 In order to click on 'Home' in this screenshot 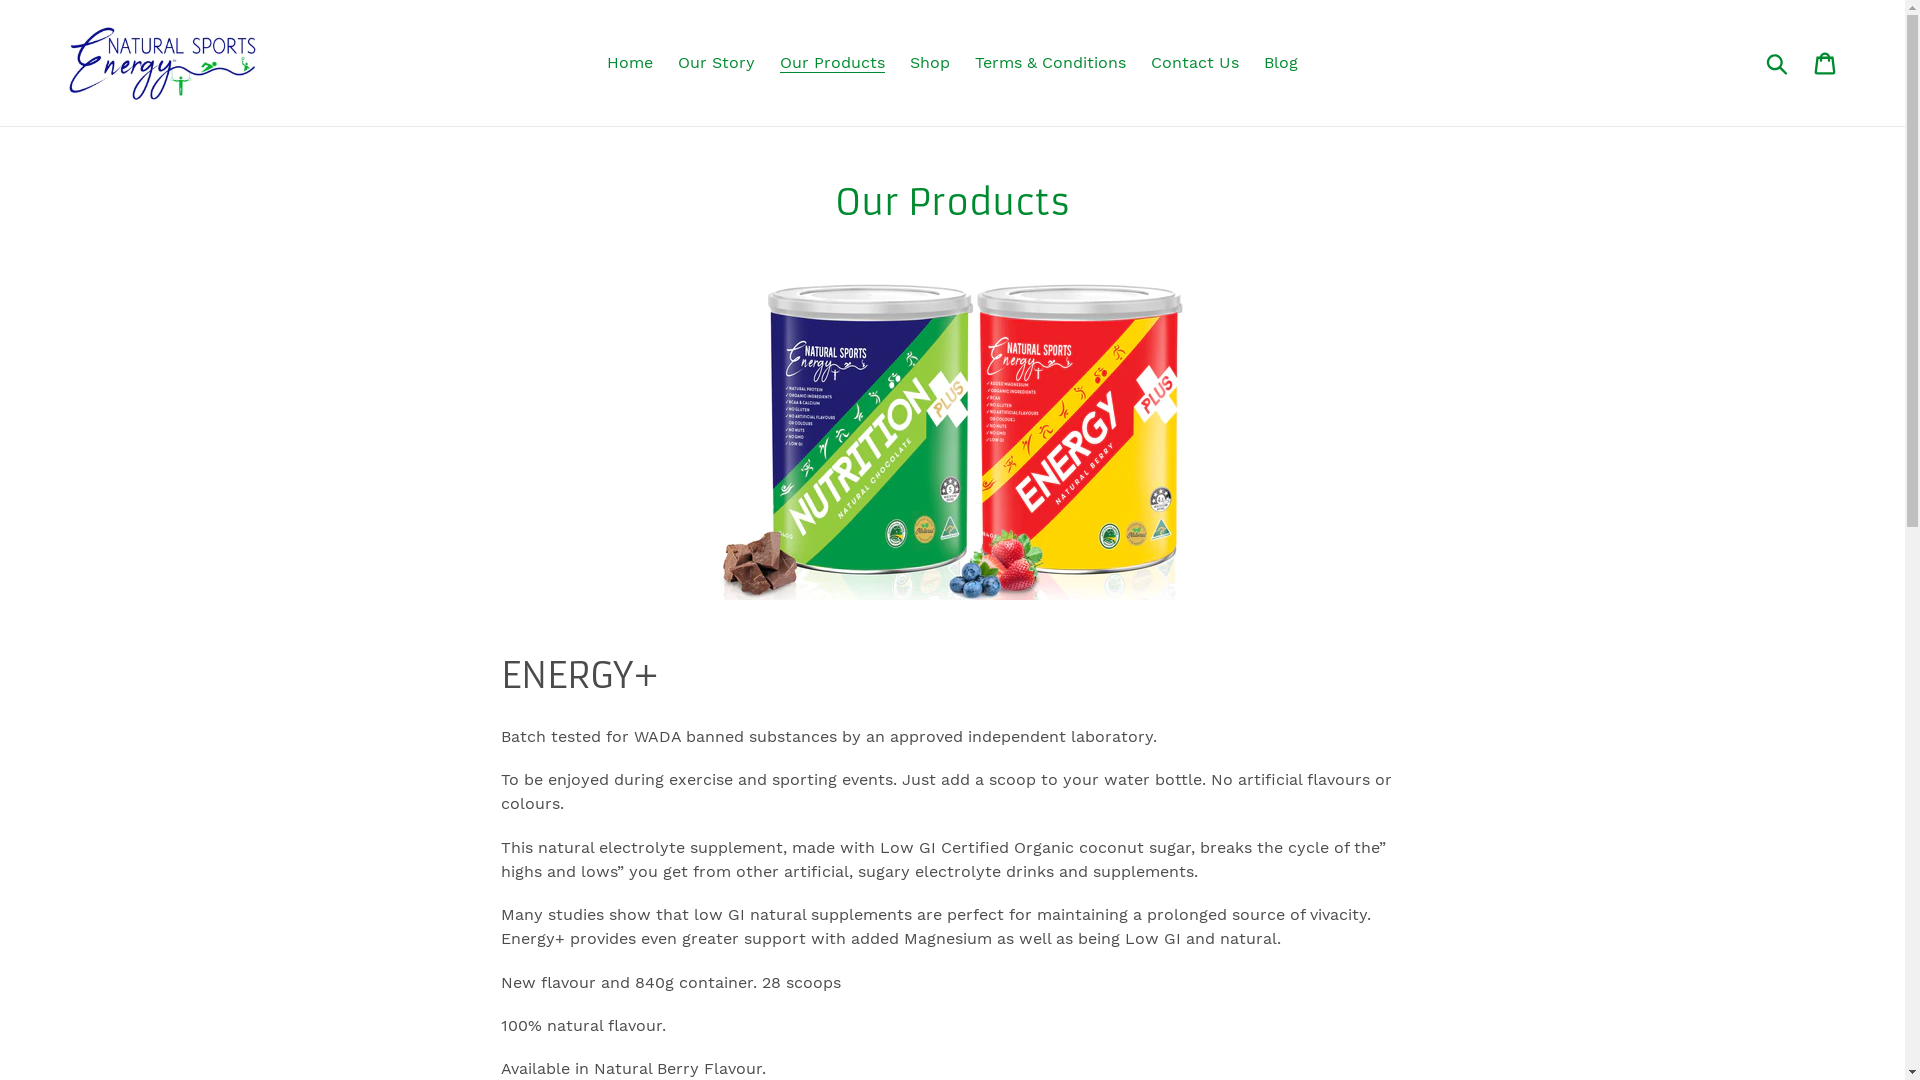, I will do `click(595, 61)`.